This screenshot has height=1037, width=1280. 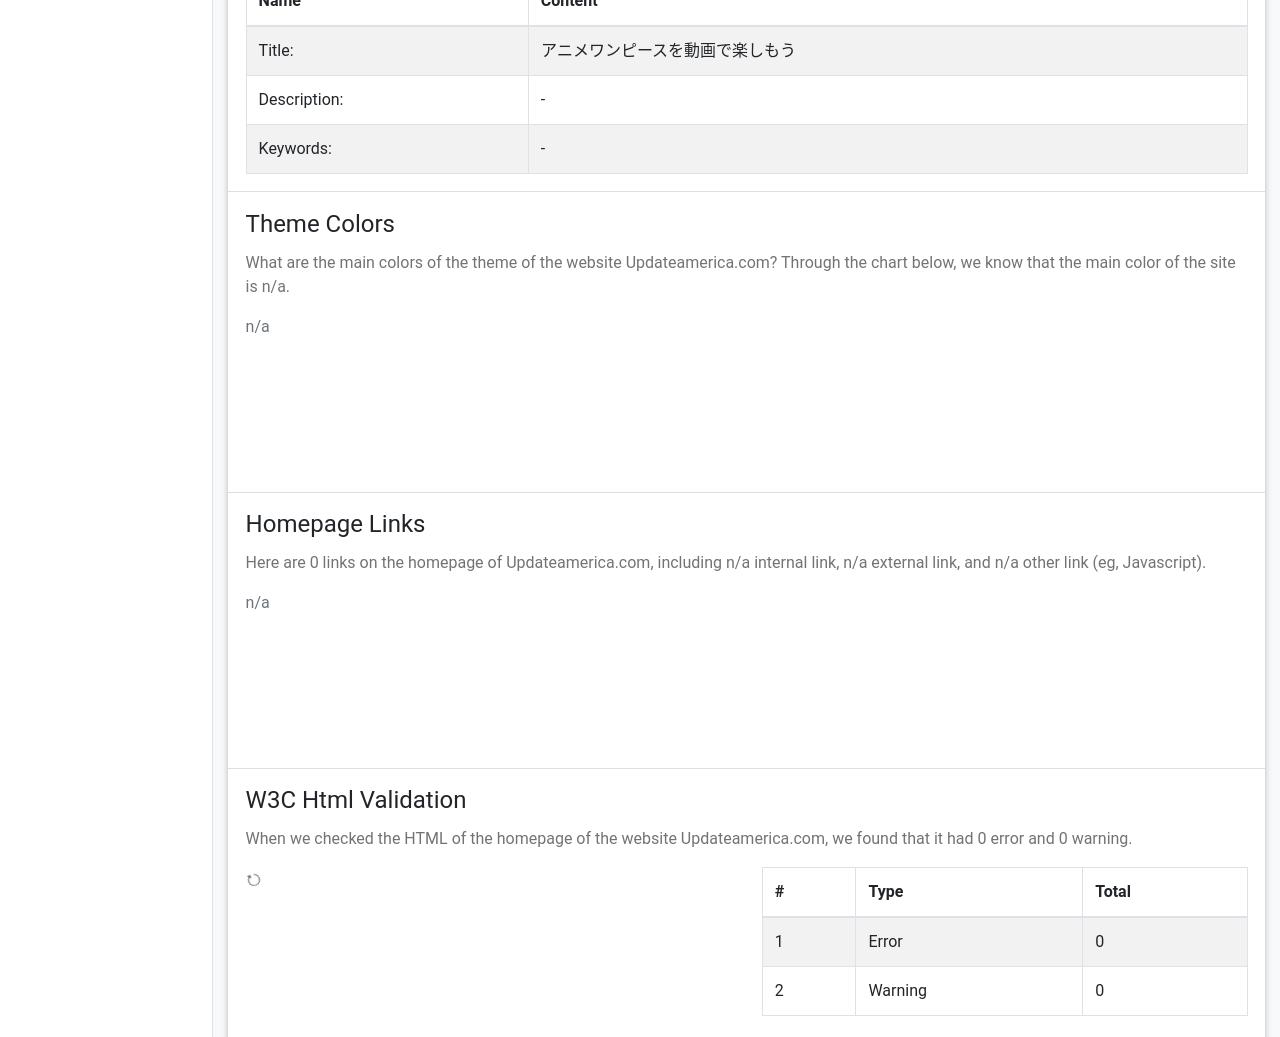 I want to click on '#', so click(x=778, y=891).